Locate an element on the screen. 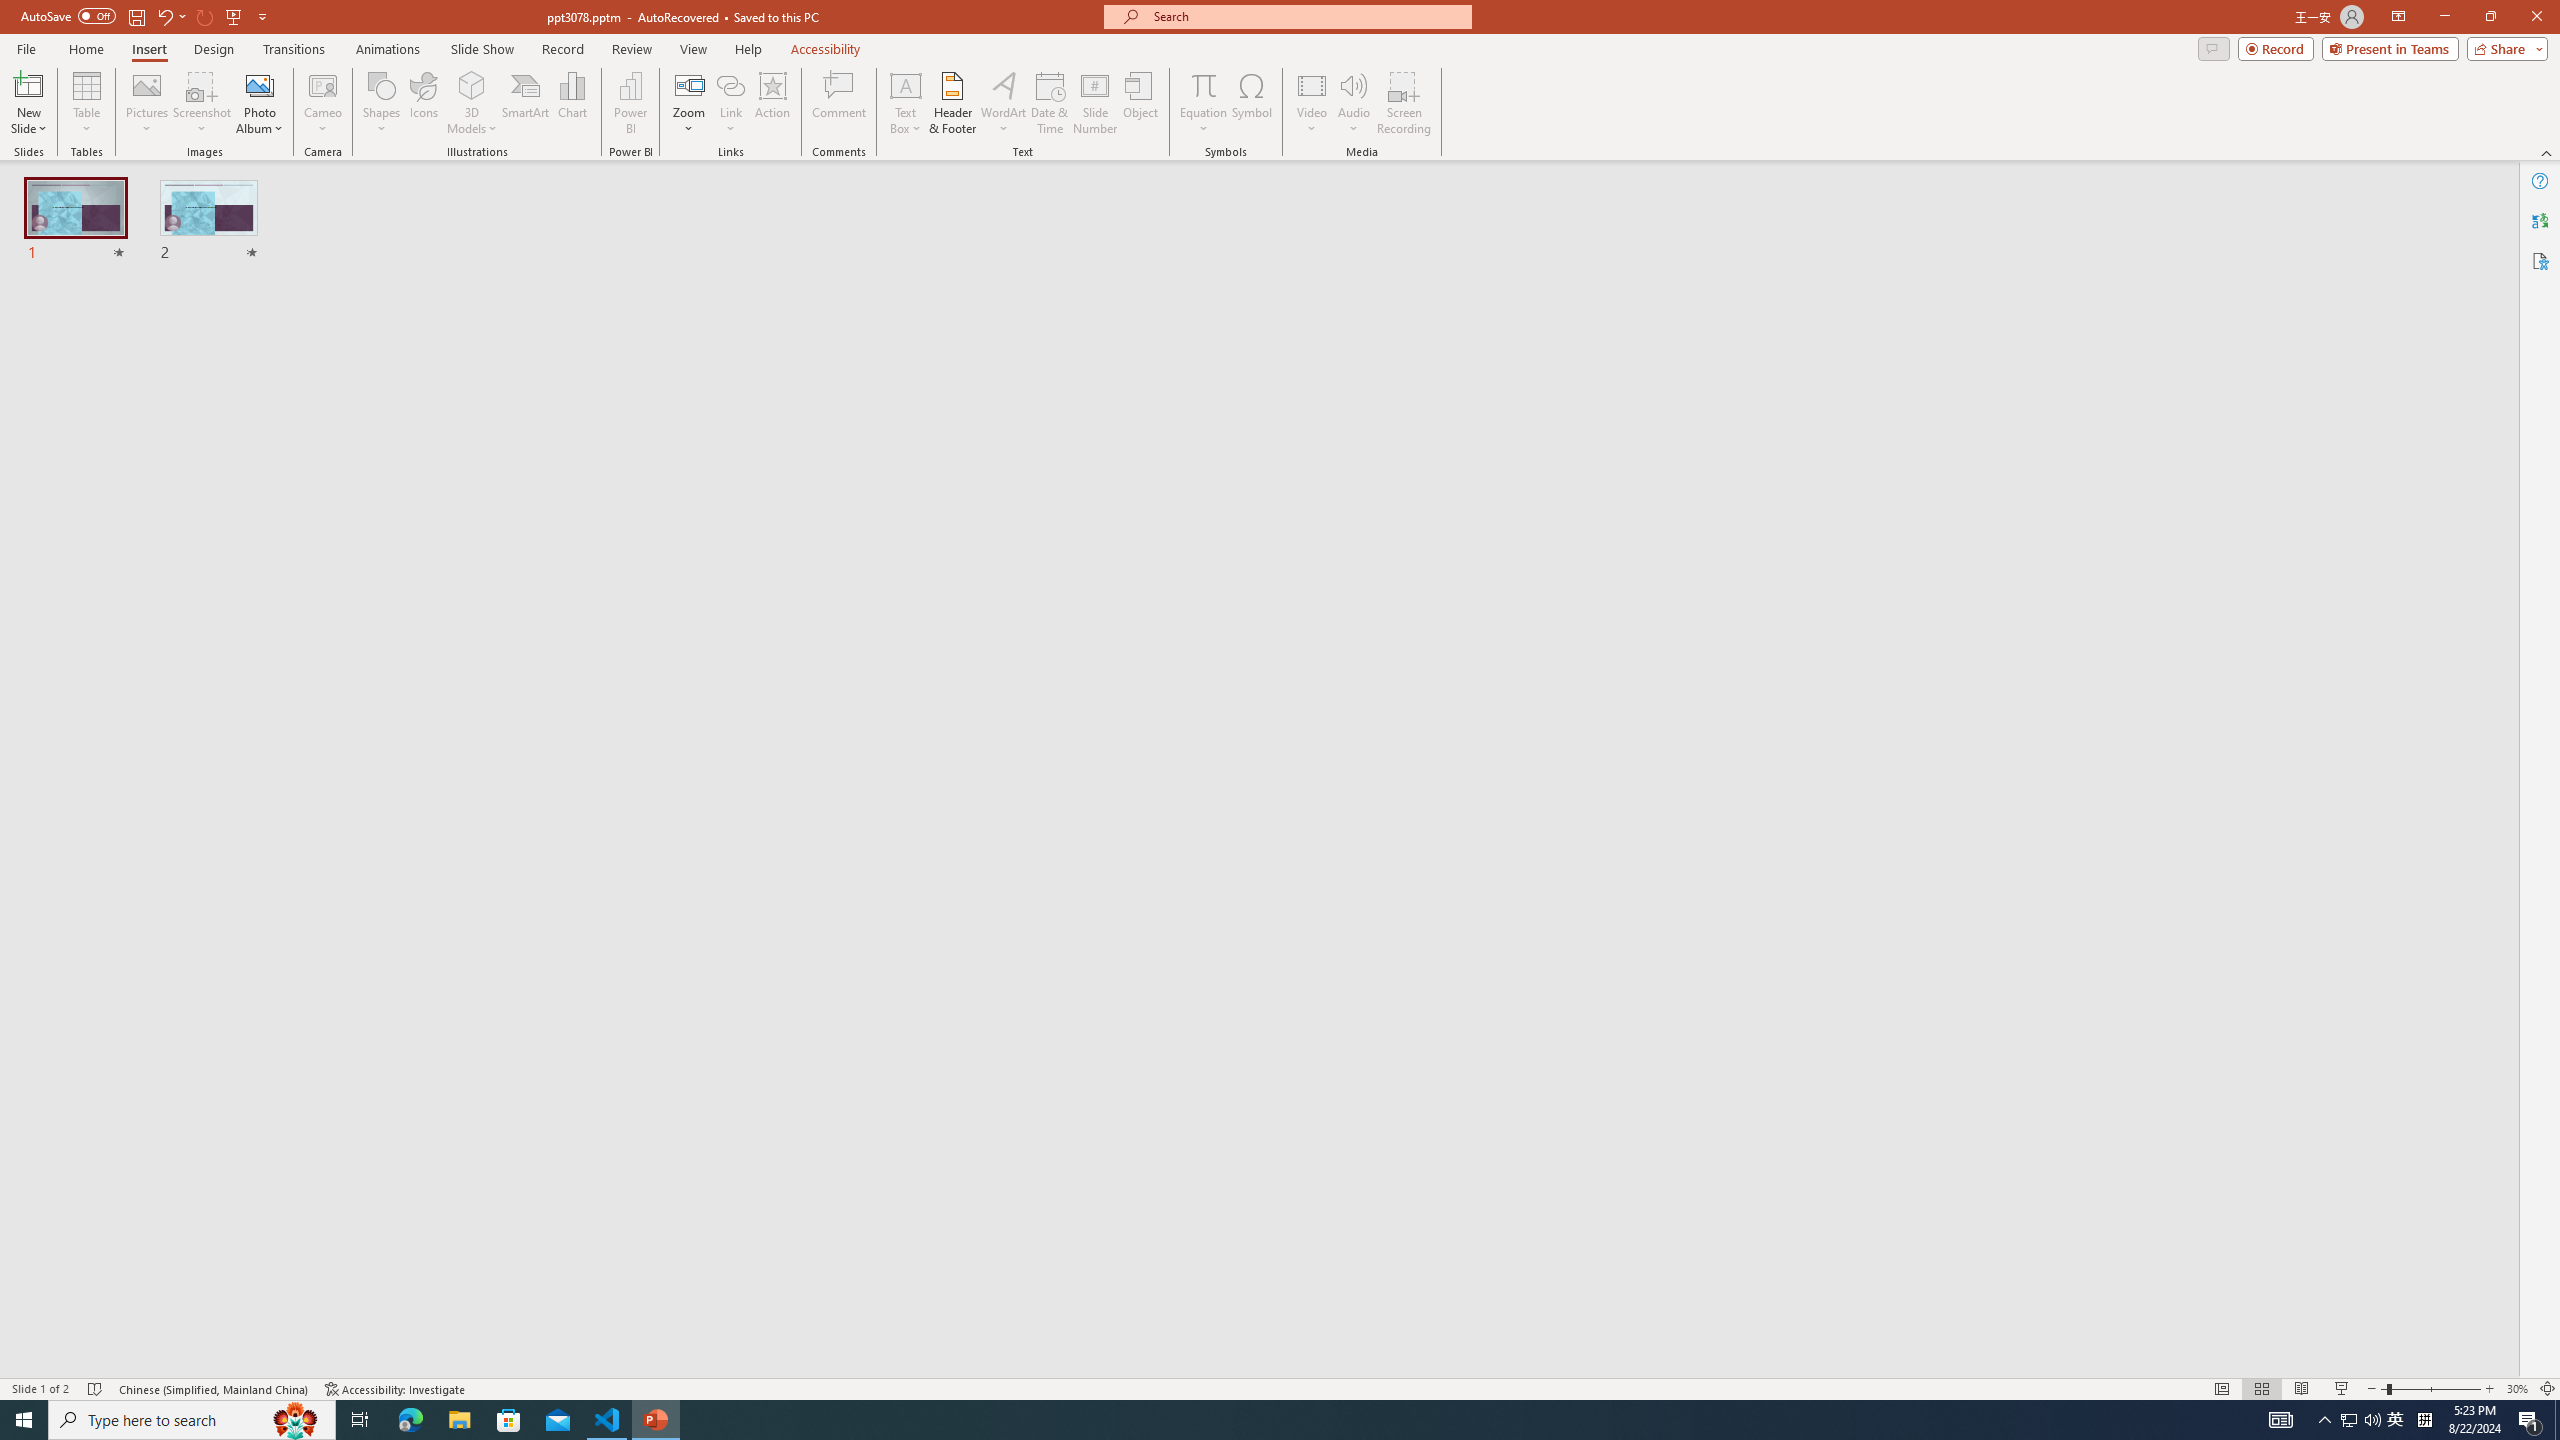  'Icons' is located at coordinates (423, 103).